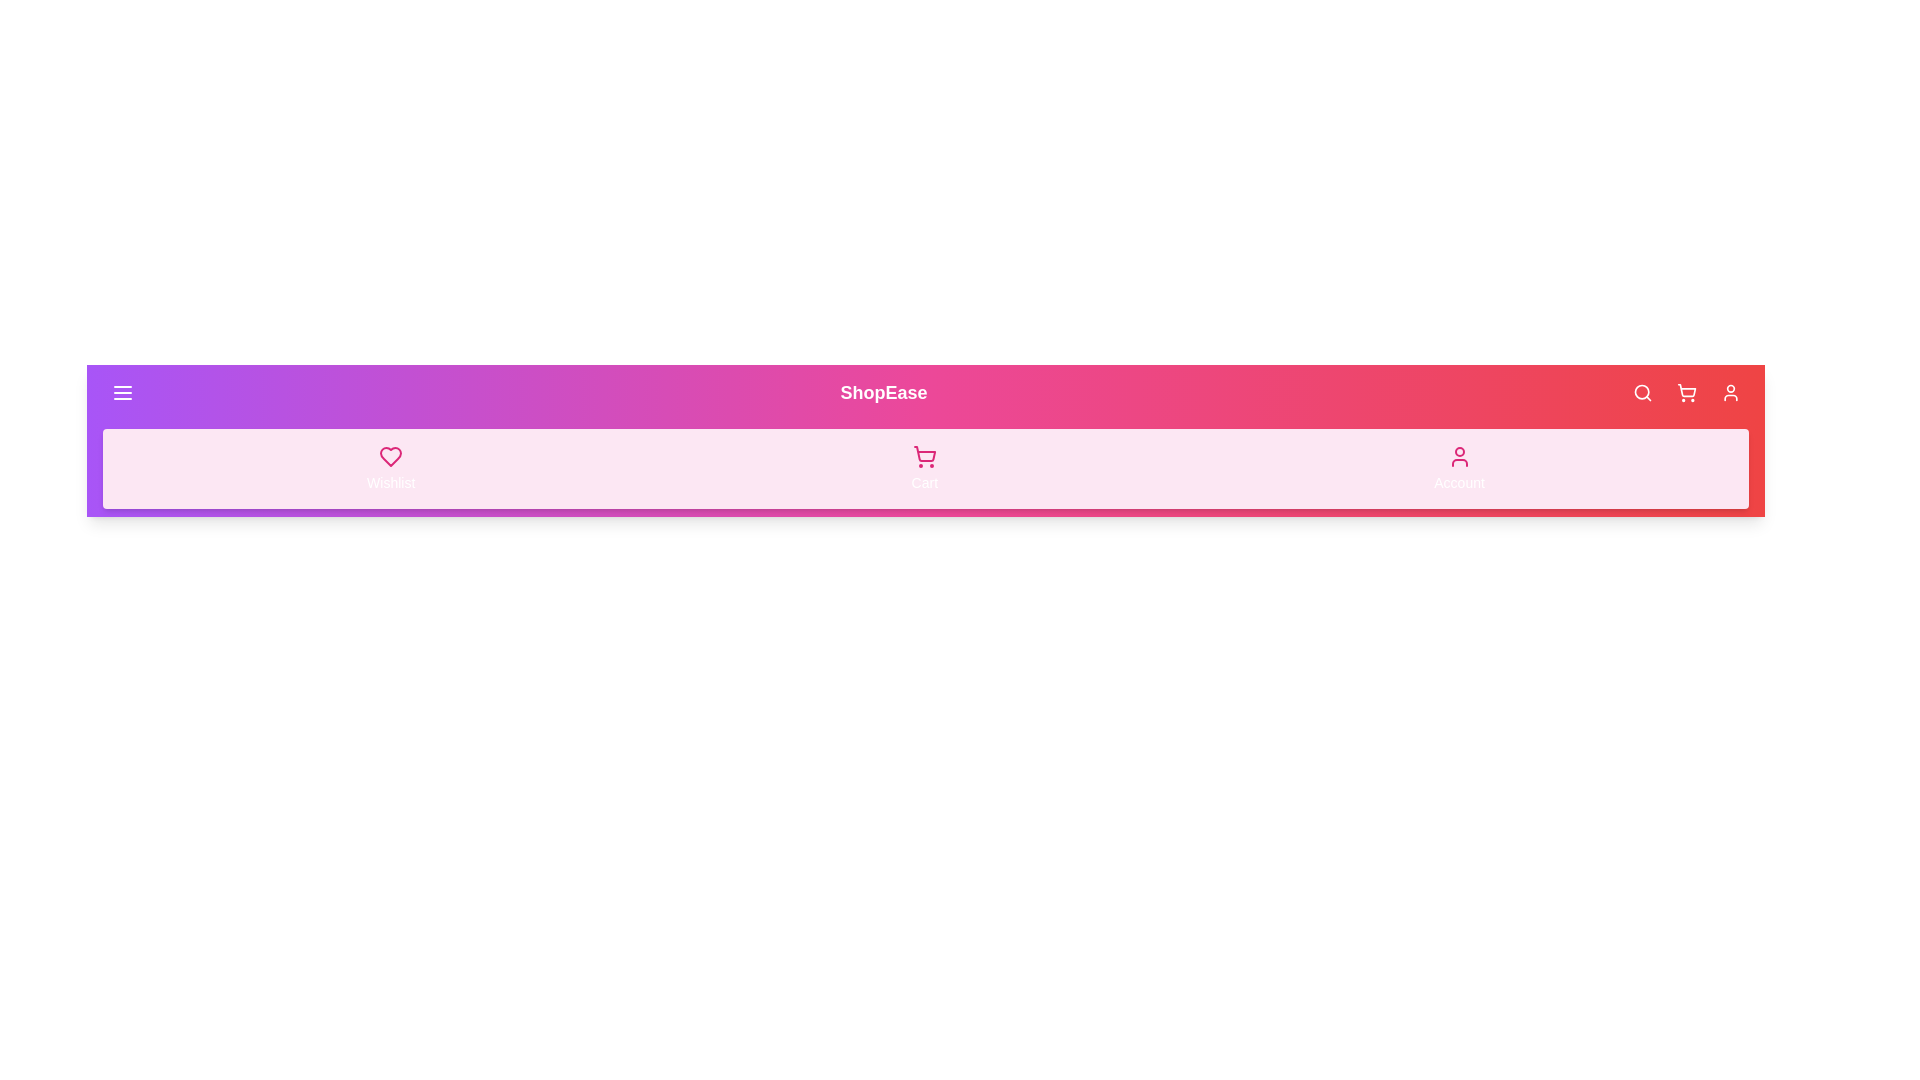  Describe the element at coordinates (923, 469) in the screenshot. I see `the Cart button to interact with it` at that location.